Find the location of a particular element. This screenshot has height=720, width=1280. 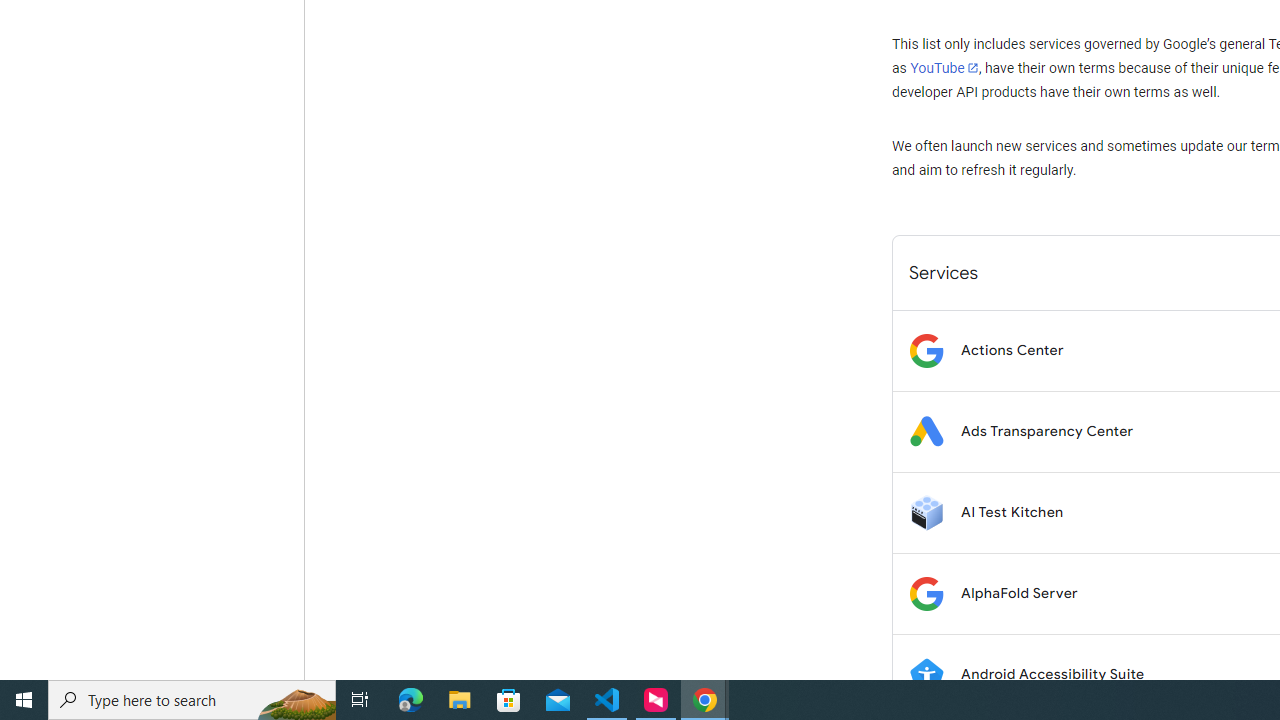

'Logo for AlphaFold Server' is located at coordinates (925, 592).